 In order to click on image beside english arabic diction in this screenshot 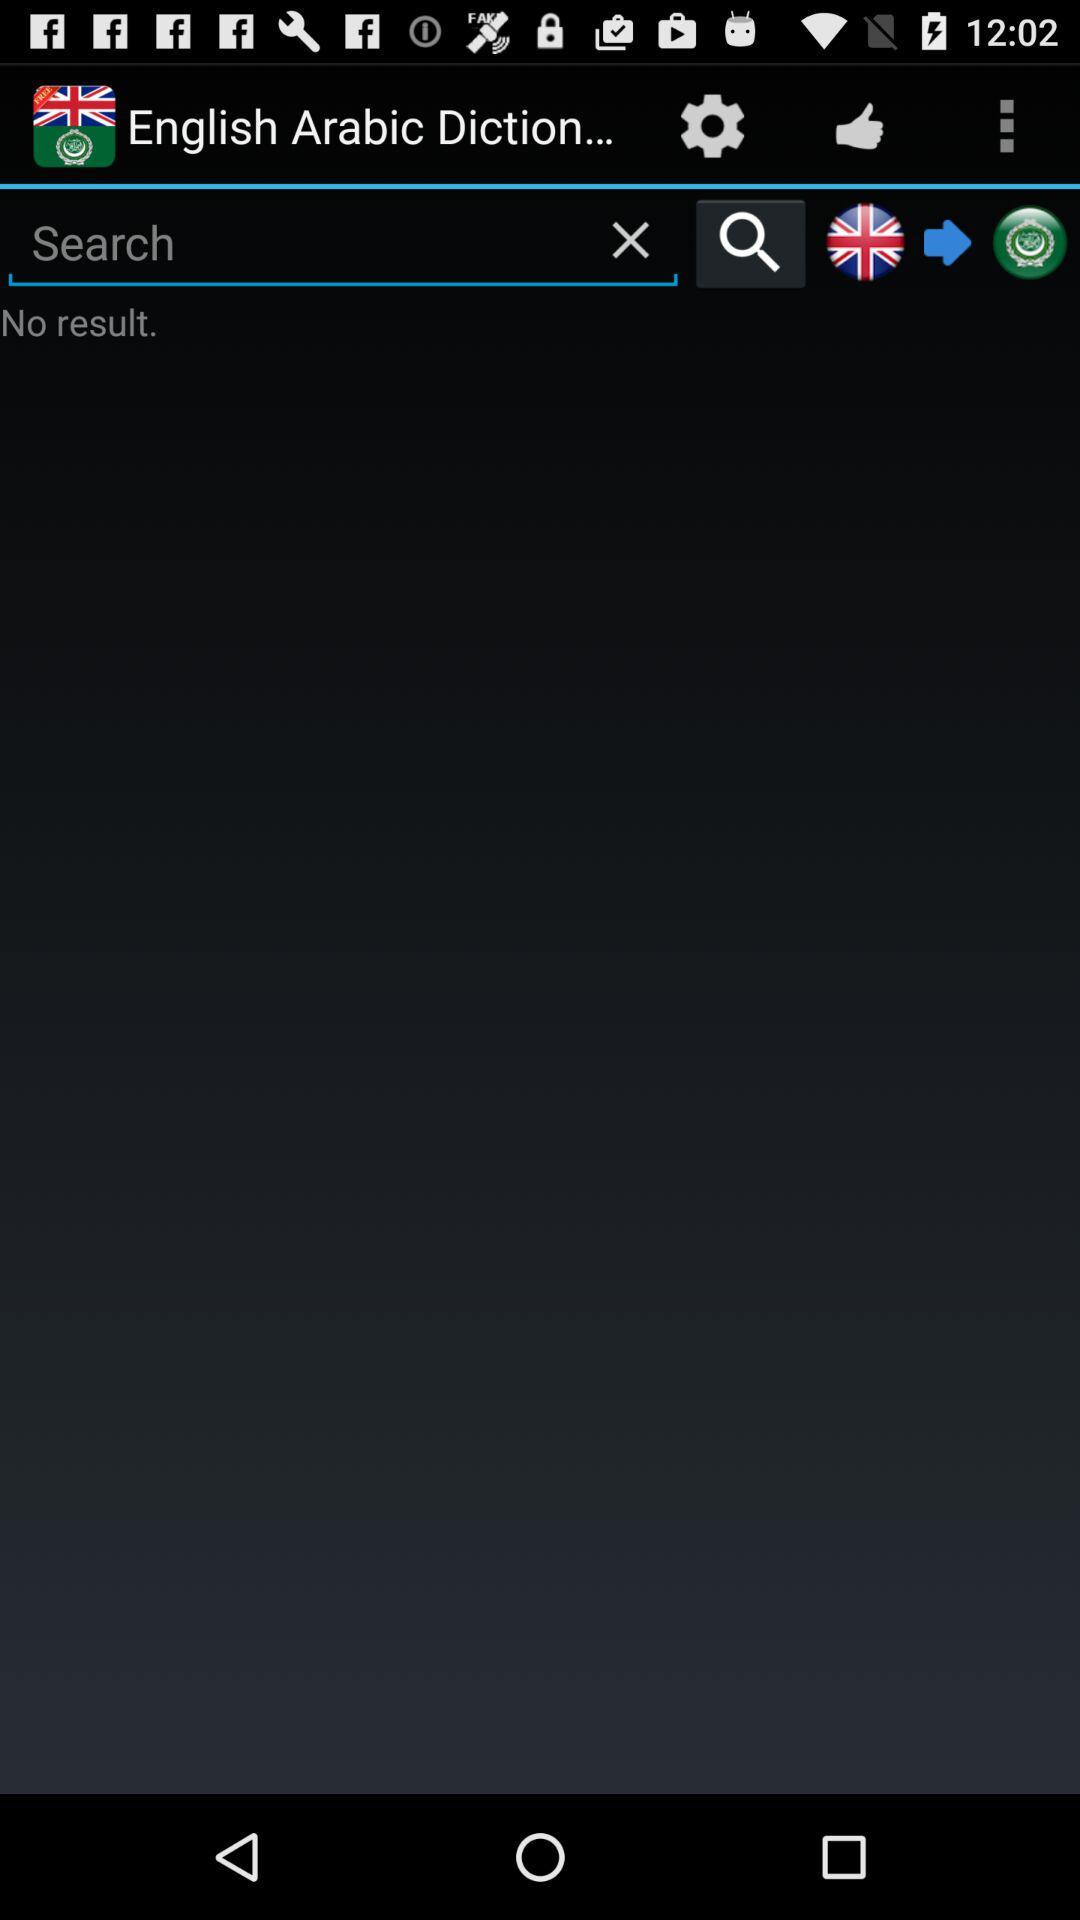, I will do `click(72, 124)`.